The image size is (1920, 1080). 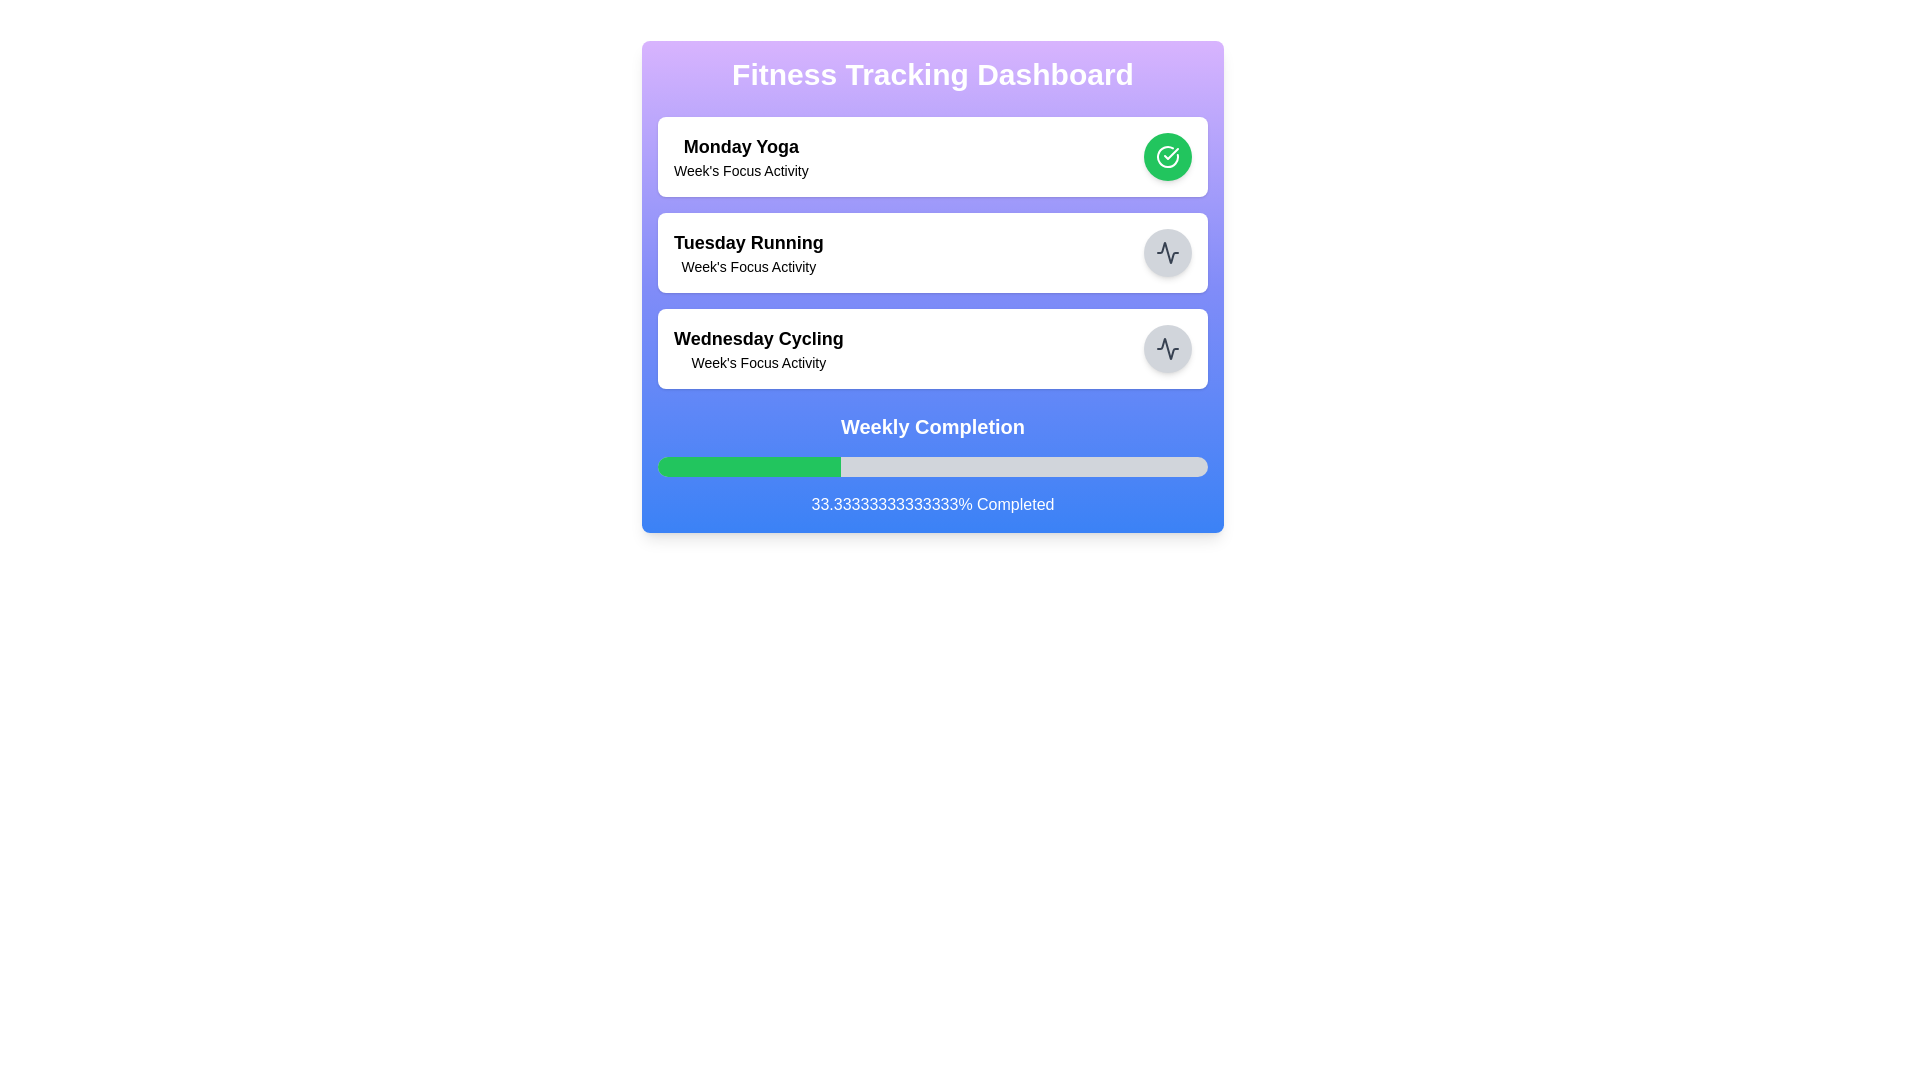 I want to click on the text label that displays "Week's Focus Activity" located below the bold title "Tuesday Running" within the second card of vertically stacked cards, so click(x=747, y=265).